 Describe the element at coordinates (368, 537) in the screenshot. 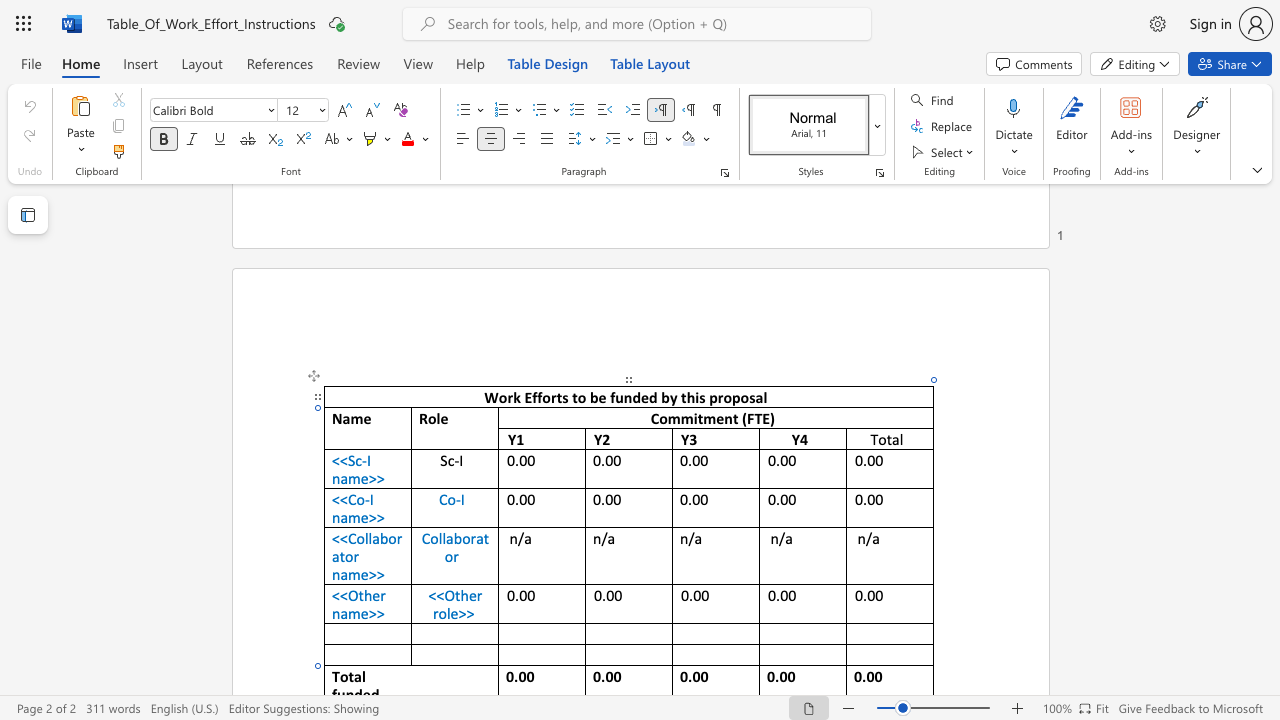

I see `the space between the continuous character "l" and "l" in the text` at that location.